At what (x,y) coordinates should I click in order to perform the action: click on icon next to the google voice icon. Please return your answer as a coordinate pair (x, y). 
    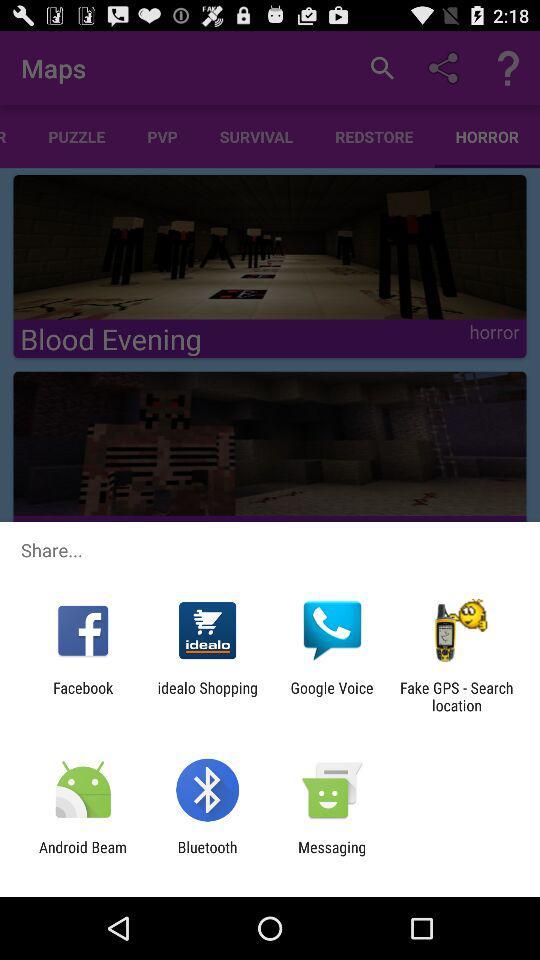
    Looking at the image, I should click on (206, 696).